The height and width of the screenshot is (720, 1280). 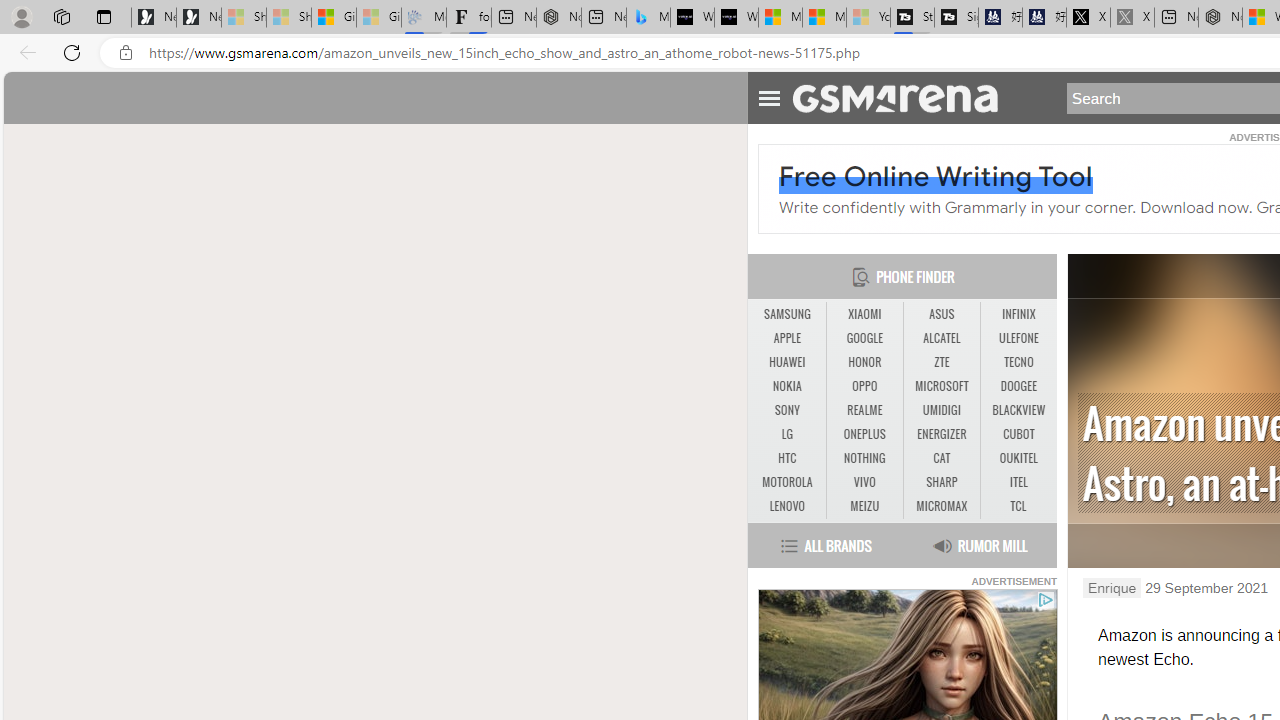 What do you see at coordinates (1018, 458) in the screenshot?
I see `'OUKITEL'` at bounding box center [1018, 458].